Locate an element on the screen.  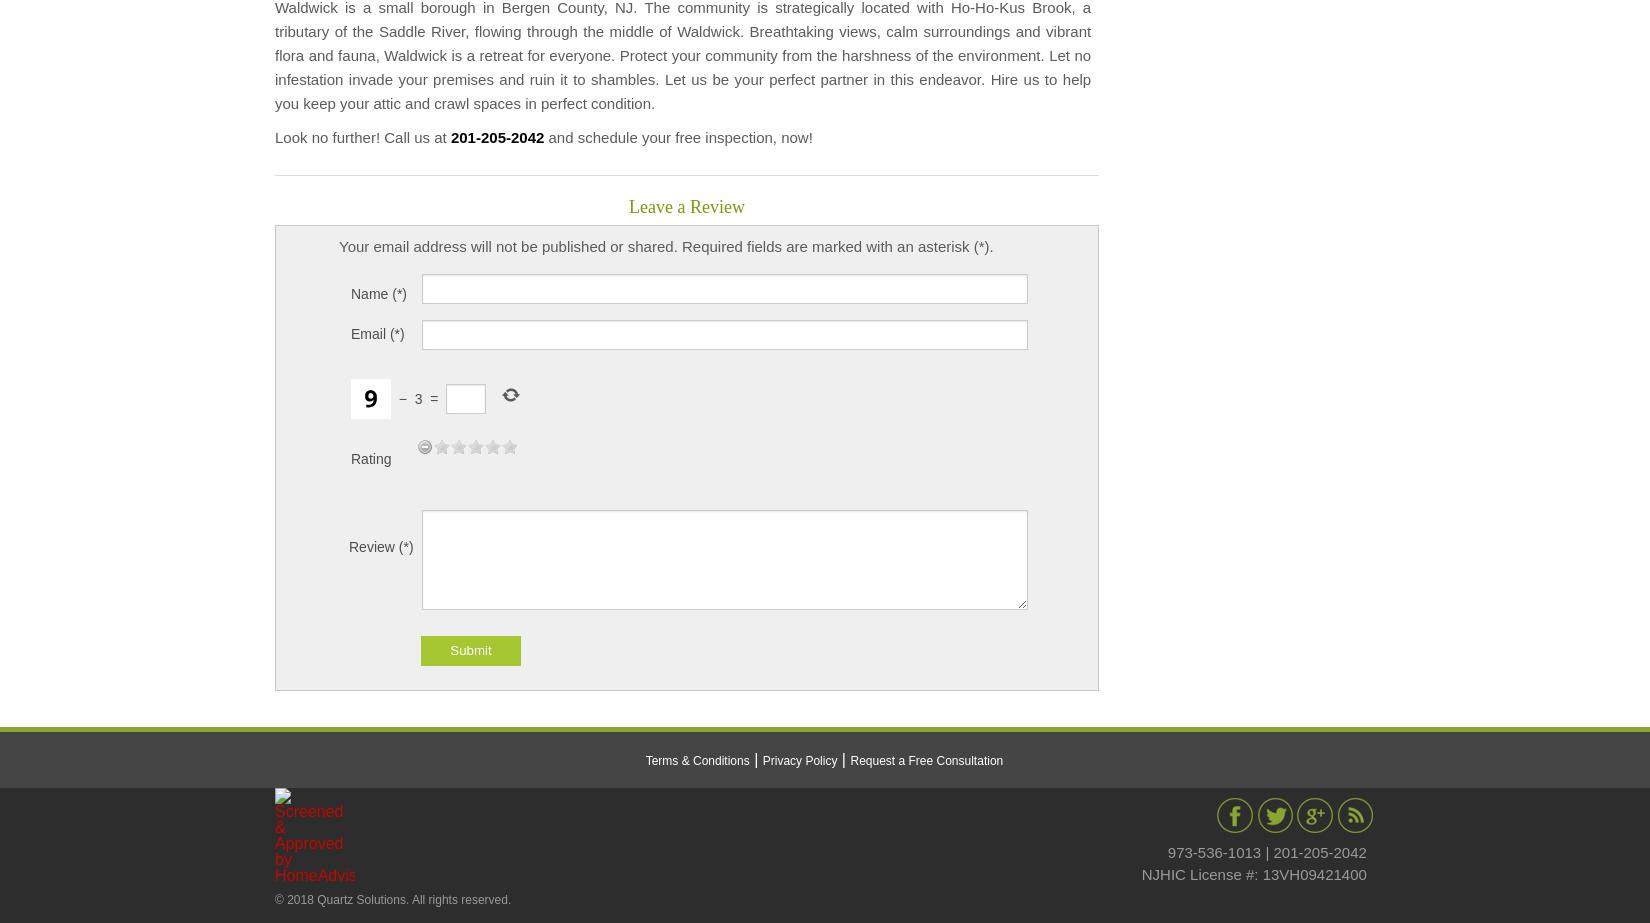
'Privacy Policy' is located at coordinates (760, 758).